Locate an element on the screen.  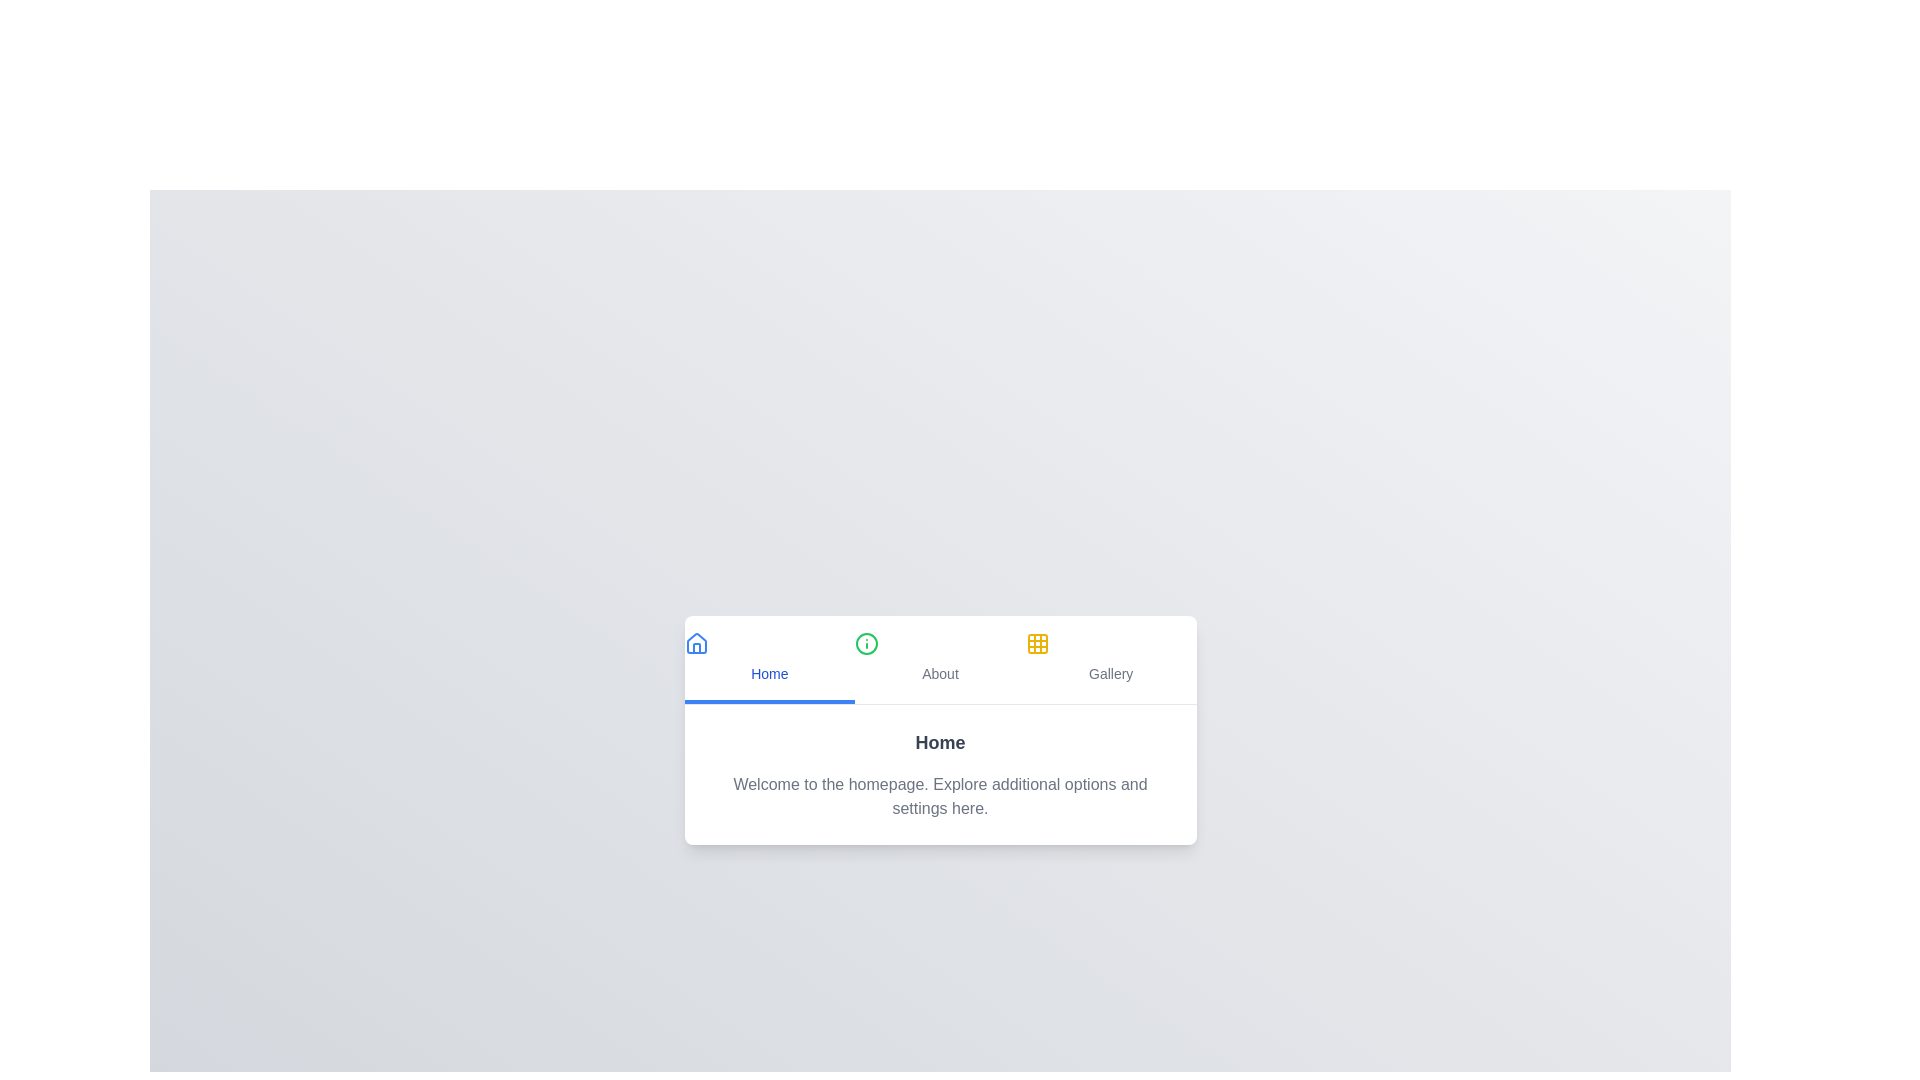
the tab identified by About is located at coordinates (939, 659).